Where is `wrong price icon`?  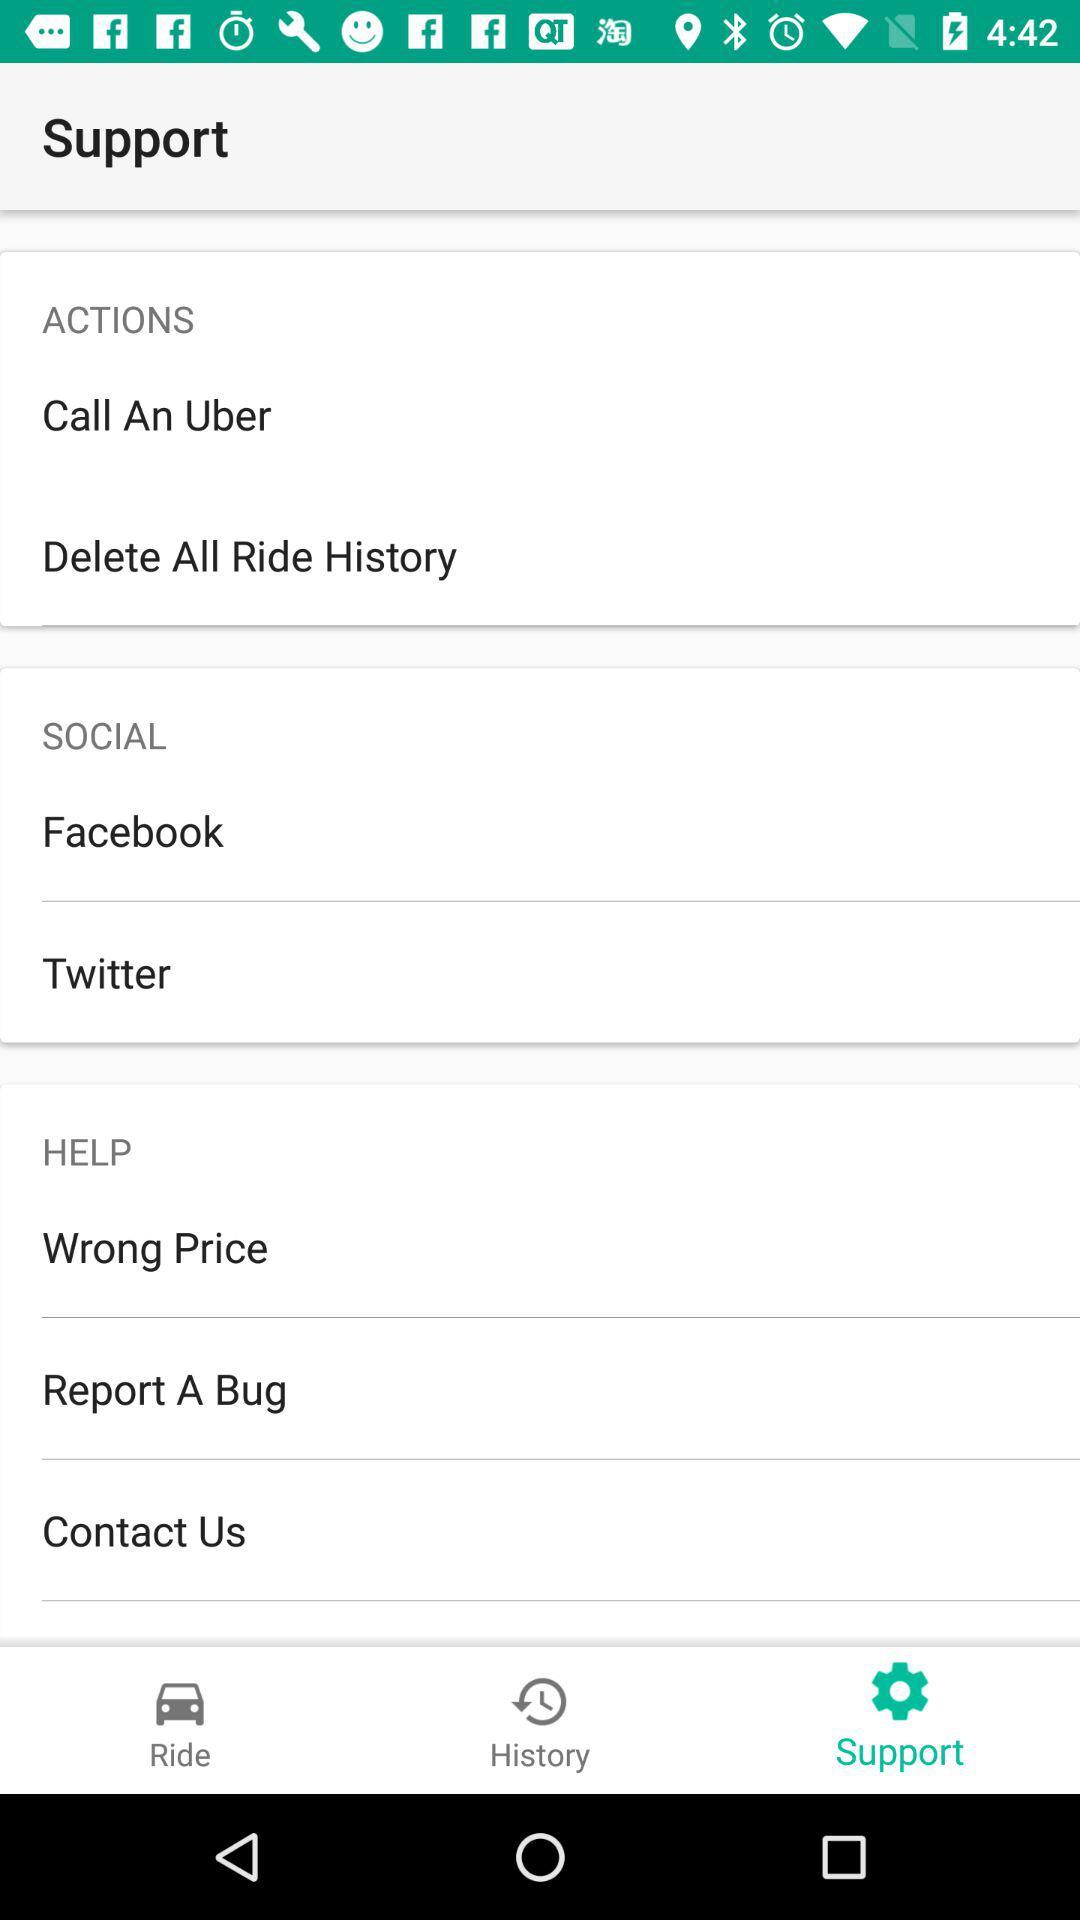
wrong price icon is located at coordinates (540, 1245).